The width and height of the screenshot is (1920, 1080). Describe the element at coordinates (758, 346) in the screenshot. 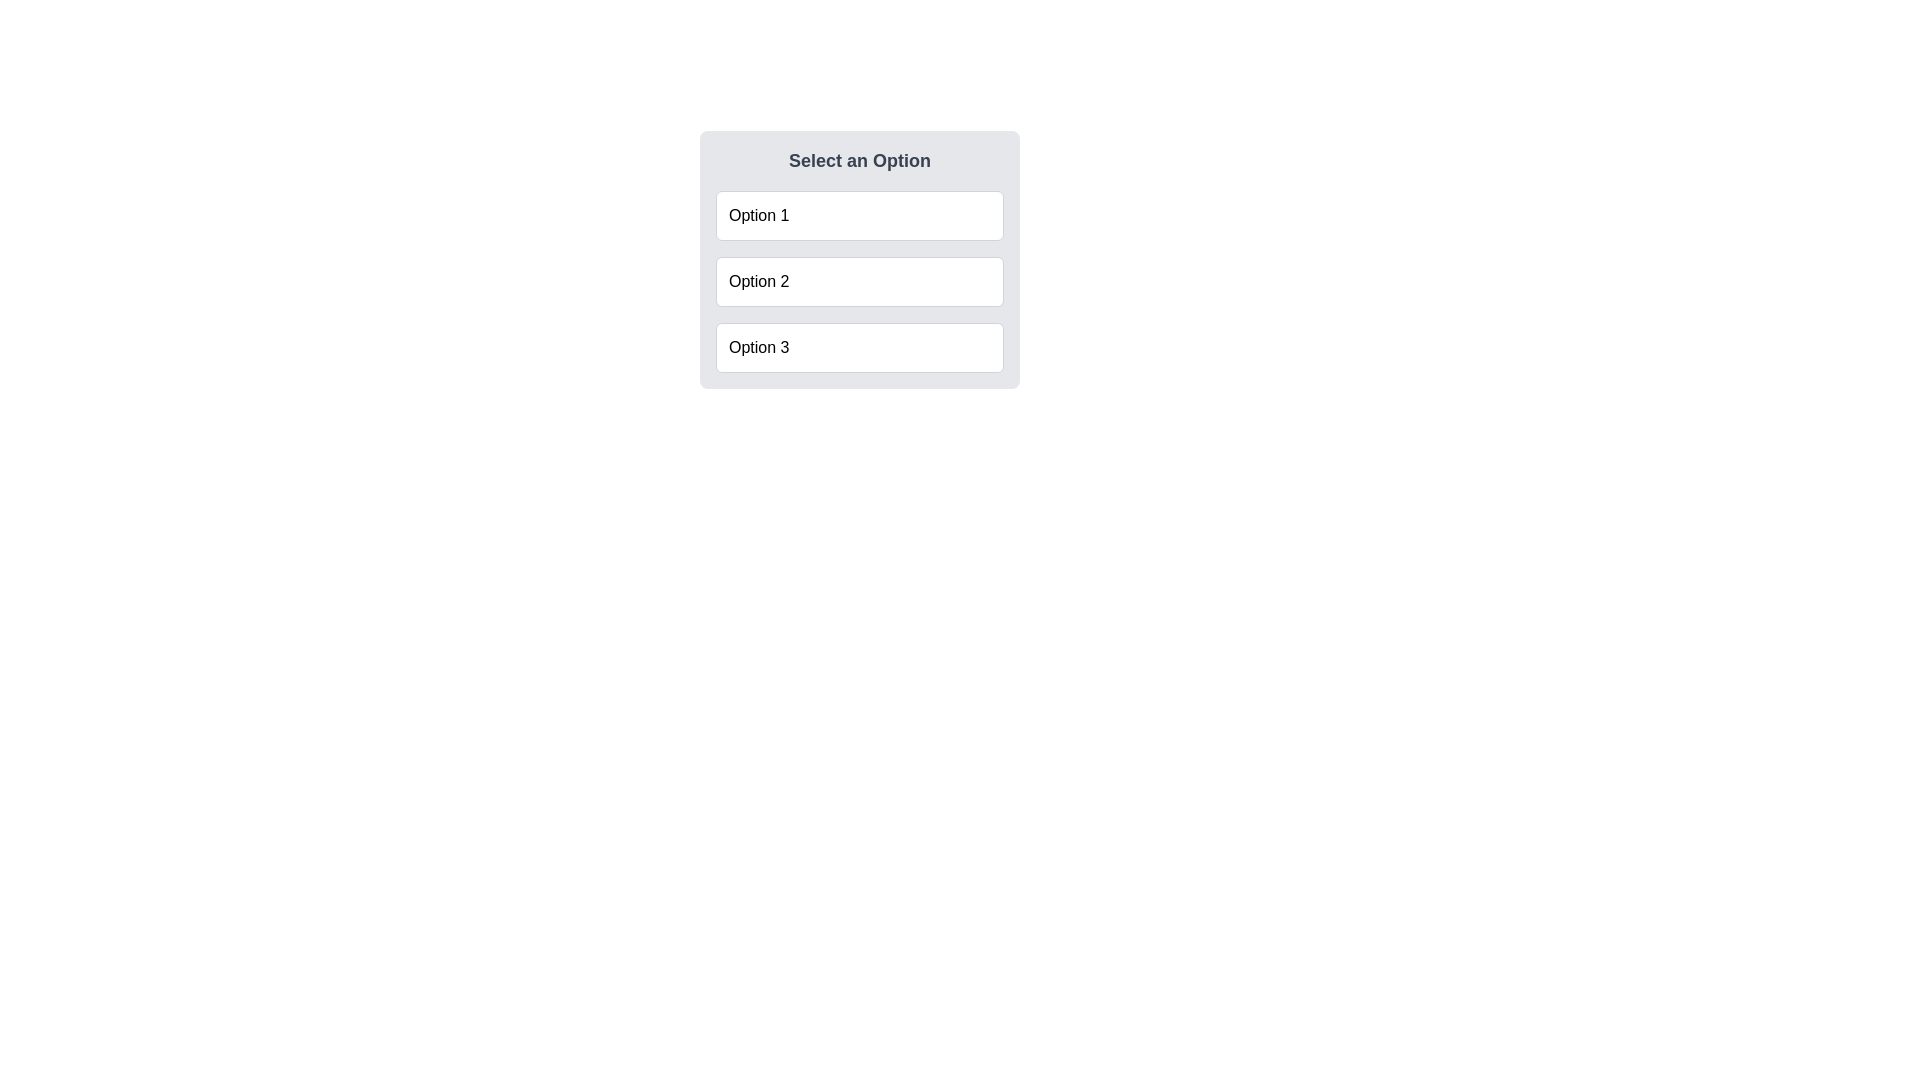

I see `the text label displaying 'Option 3', which is the third option in a vertically stacked list of options, centered below 'Option 2'` at that location.